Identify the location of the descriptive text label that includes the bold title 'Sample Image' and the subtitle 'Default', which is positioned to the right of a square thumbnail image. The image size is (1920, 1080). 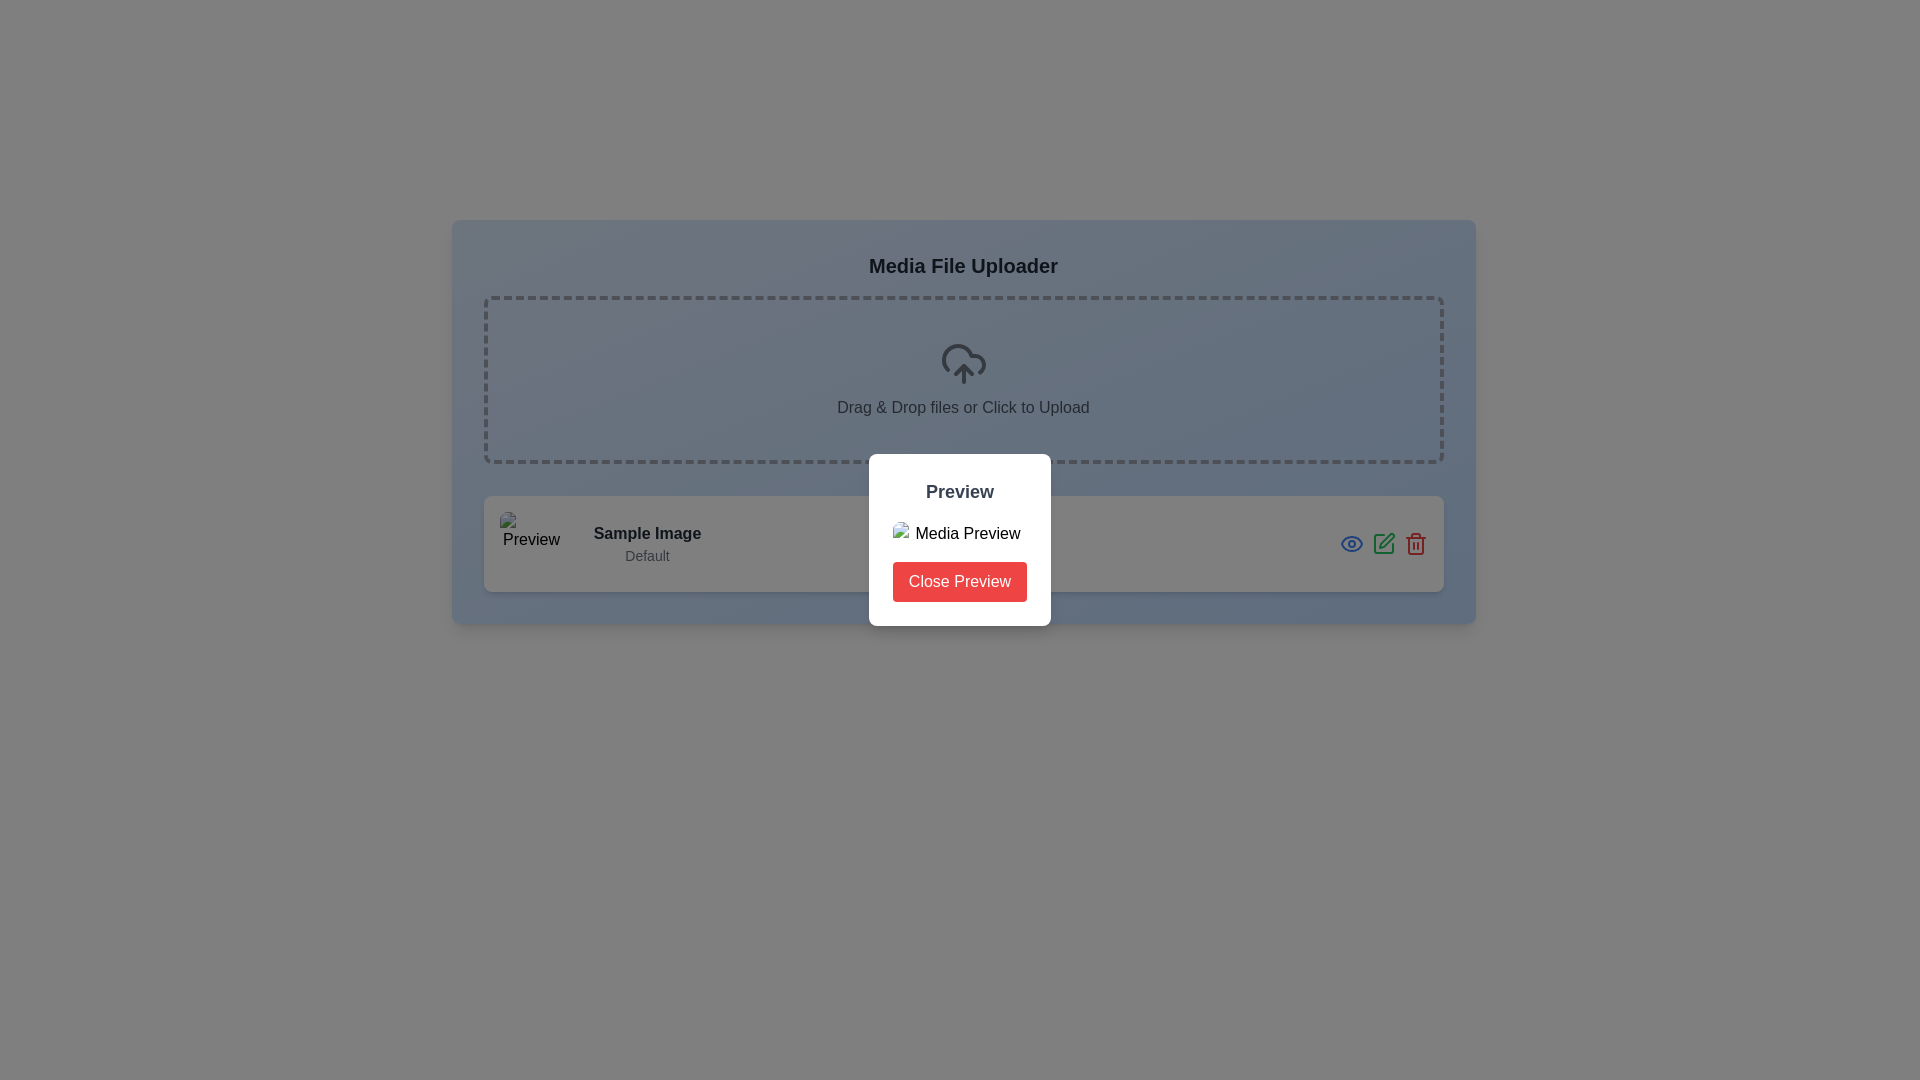
(608, 543).